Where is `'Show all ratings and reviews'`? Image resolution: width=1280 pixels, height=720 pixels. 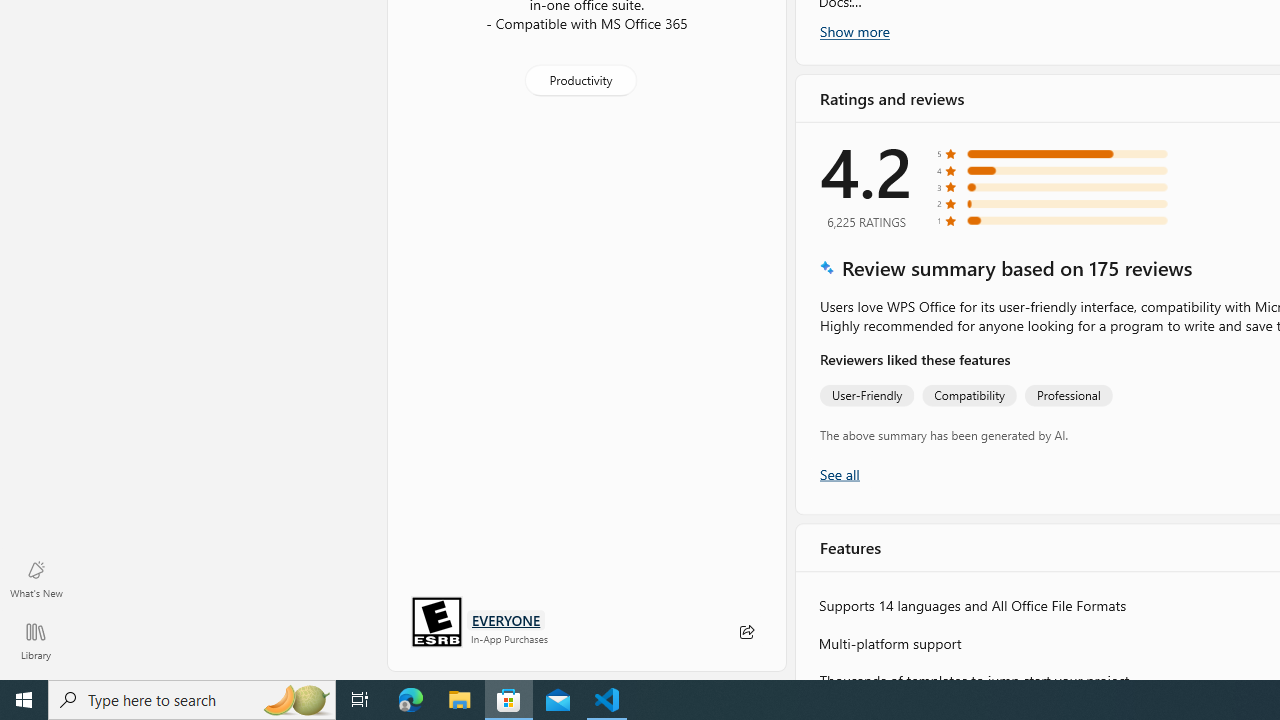 'Show all ratings and reviews' is located at coordinates (839, 473).